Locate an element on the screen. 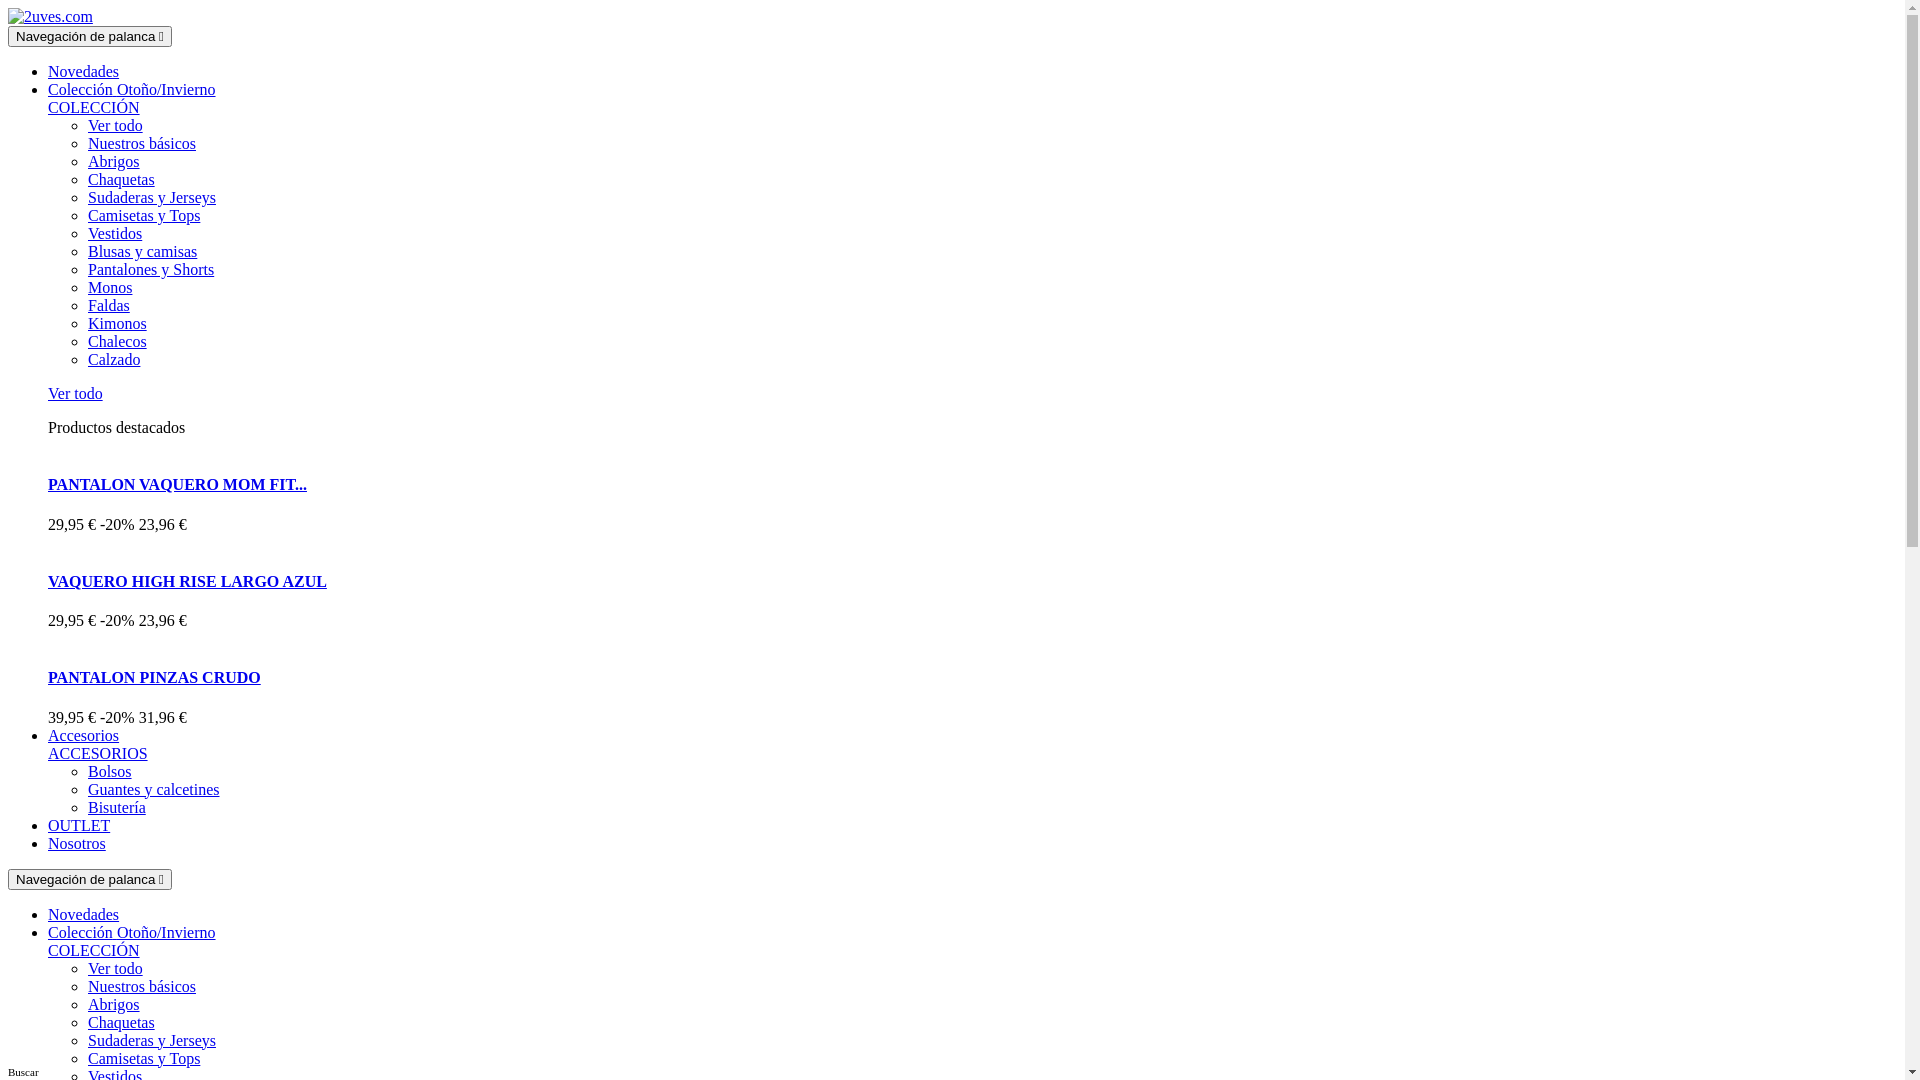 The image size is (1920, 1080). 'Novedades' is located at coordinates (82, 70).